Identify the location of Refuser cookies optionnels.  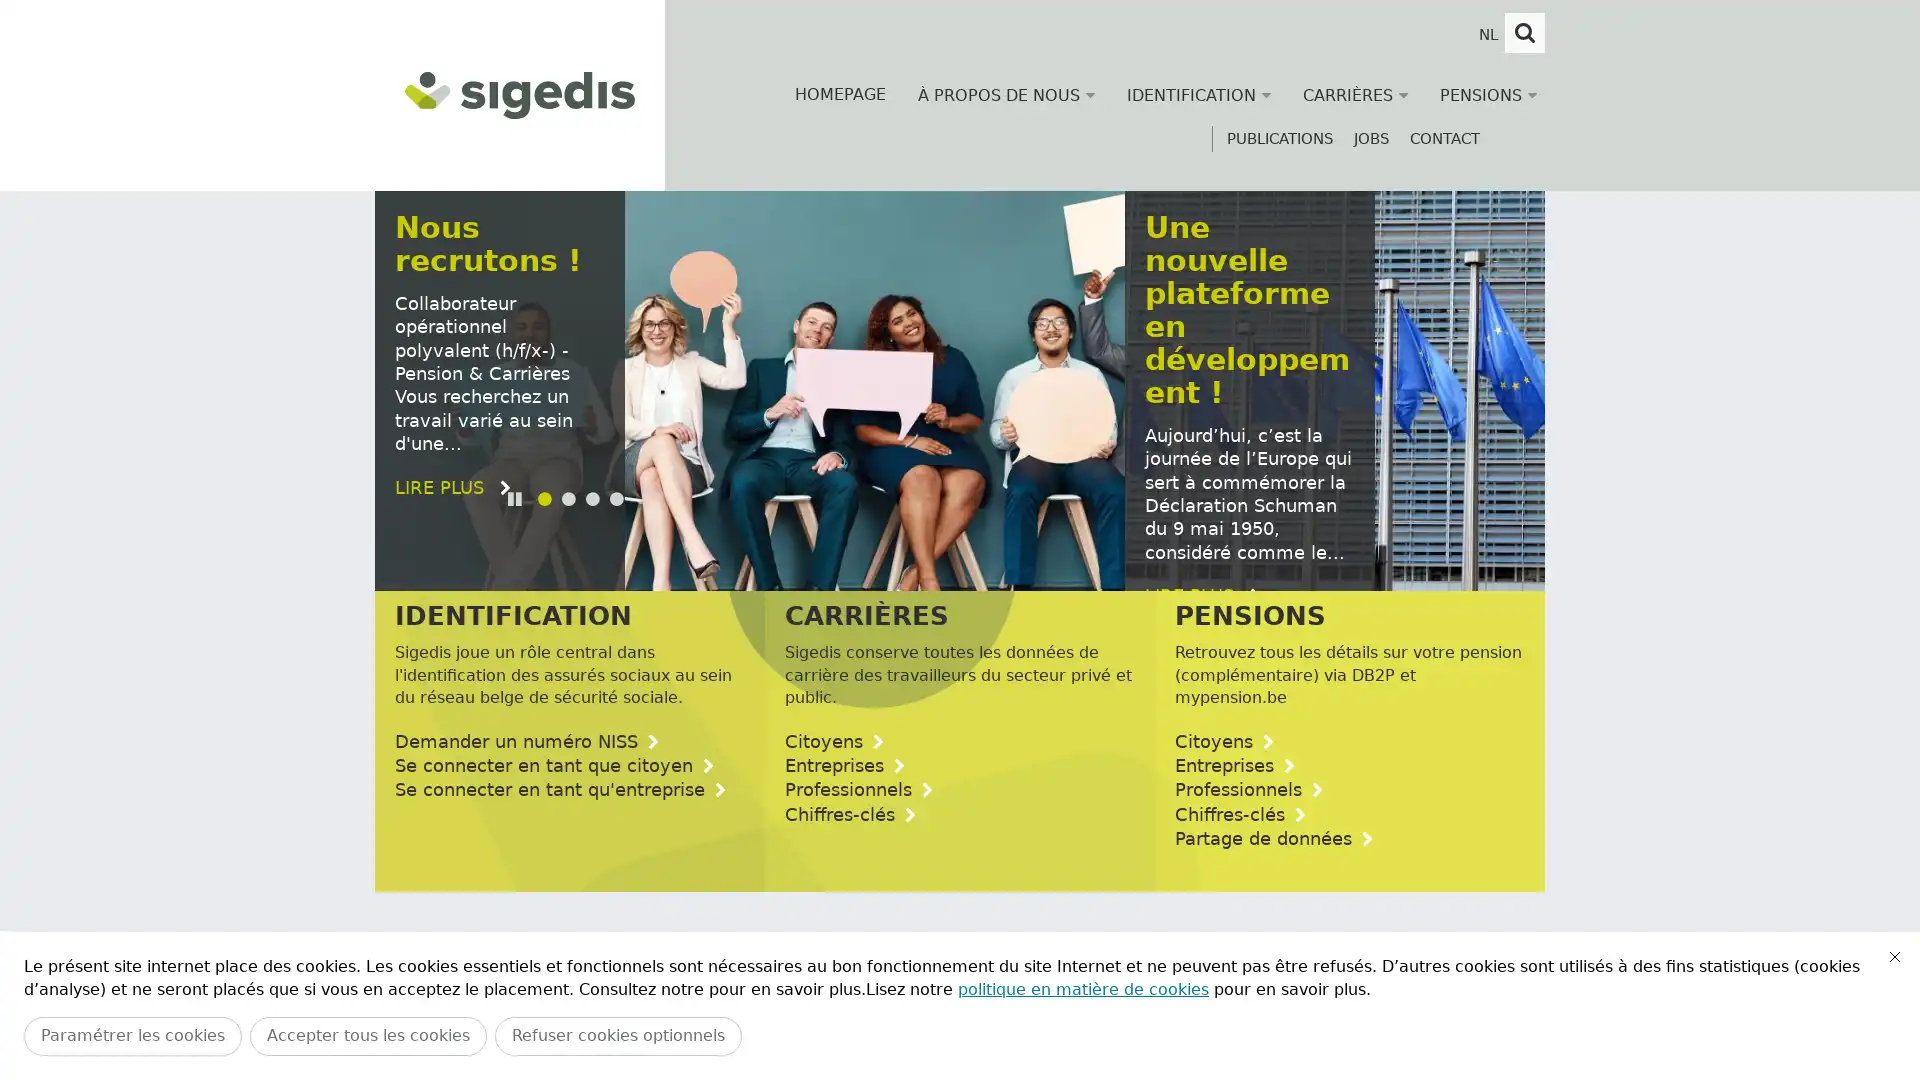
(617, 1035).